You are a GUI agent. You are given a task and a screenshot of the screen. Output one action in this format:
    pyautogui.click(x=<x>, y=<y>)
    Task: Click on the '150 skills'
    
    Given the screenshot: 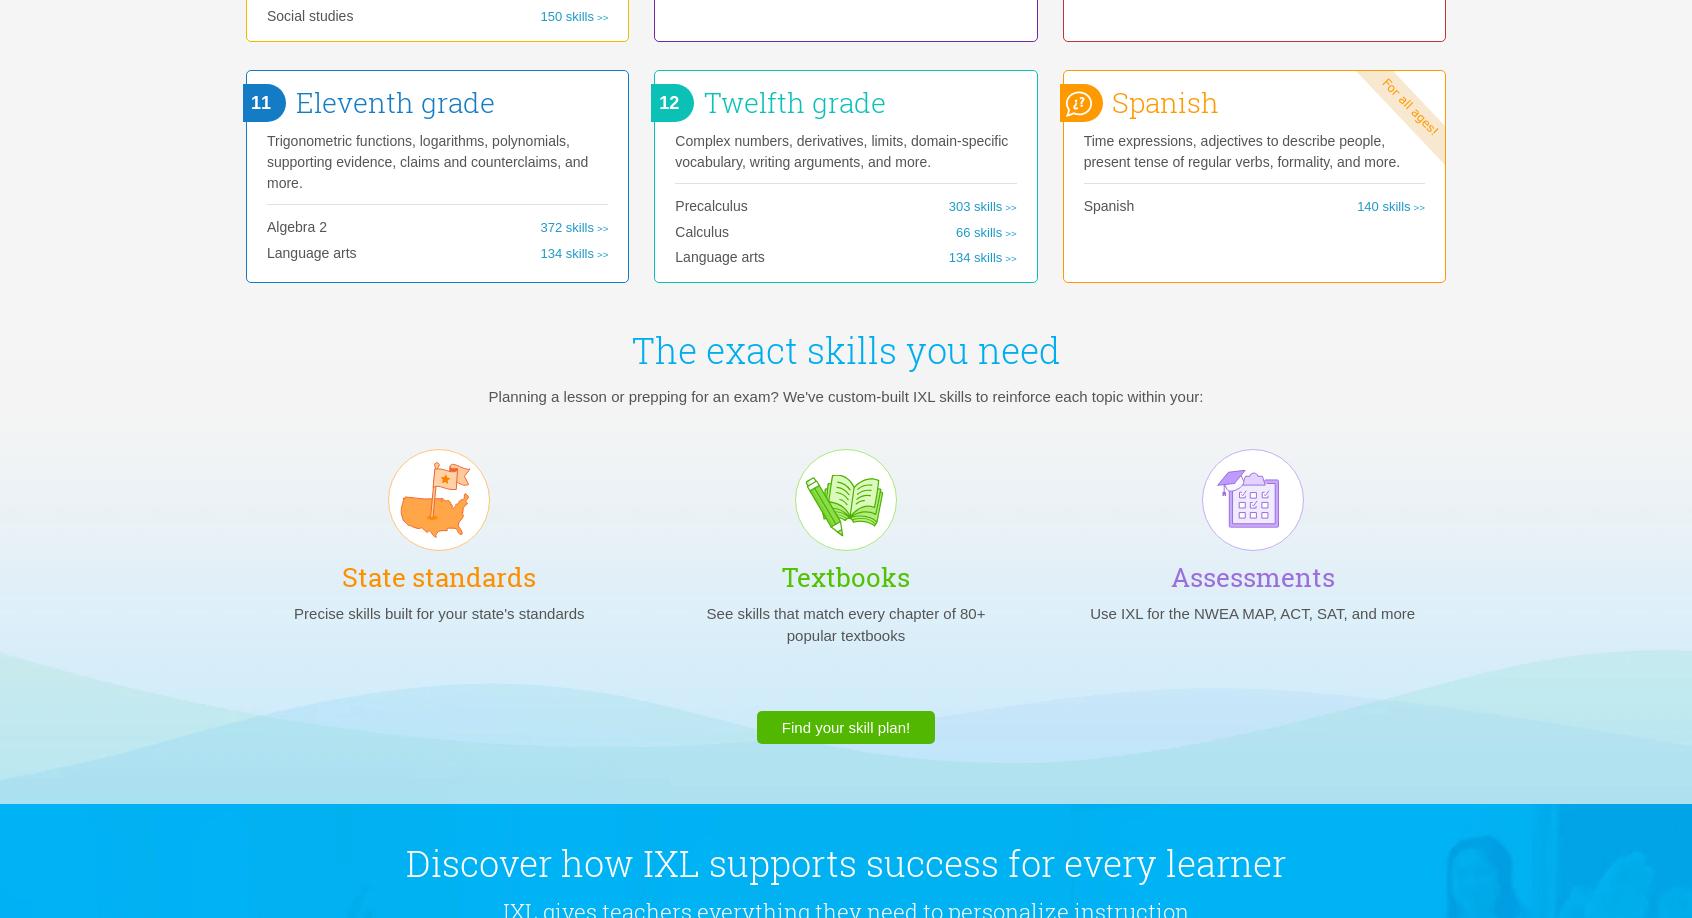 What is the action you would take?
    pyautogui.click(x=565, y=15)
    